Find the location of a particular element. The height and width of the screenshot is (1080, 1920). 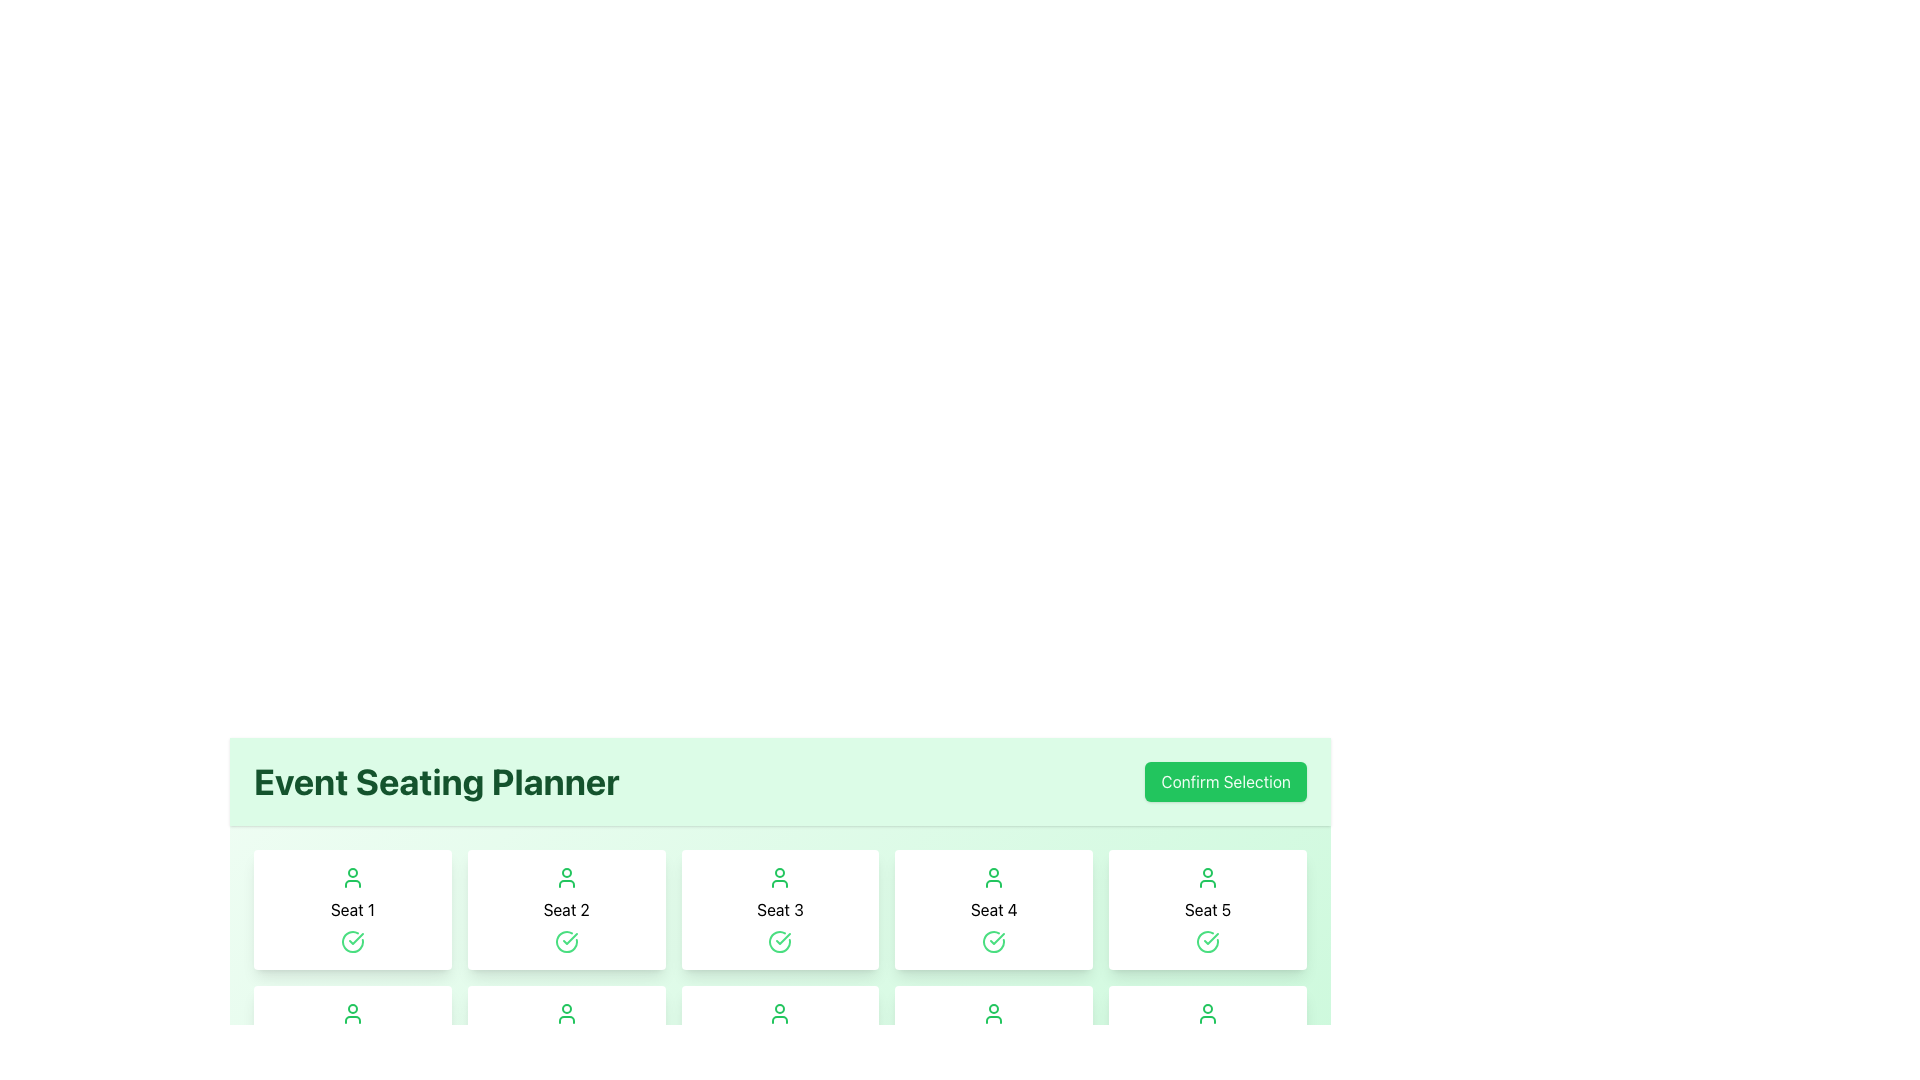

the user icon for the reserved seat located at the top center of the card labeled 'Seat 7' in the seating planner interface is located at coordinates (565, 1014).